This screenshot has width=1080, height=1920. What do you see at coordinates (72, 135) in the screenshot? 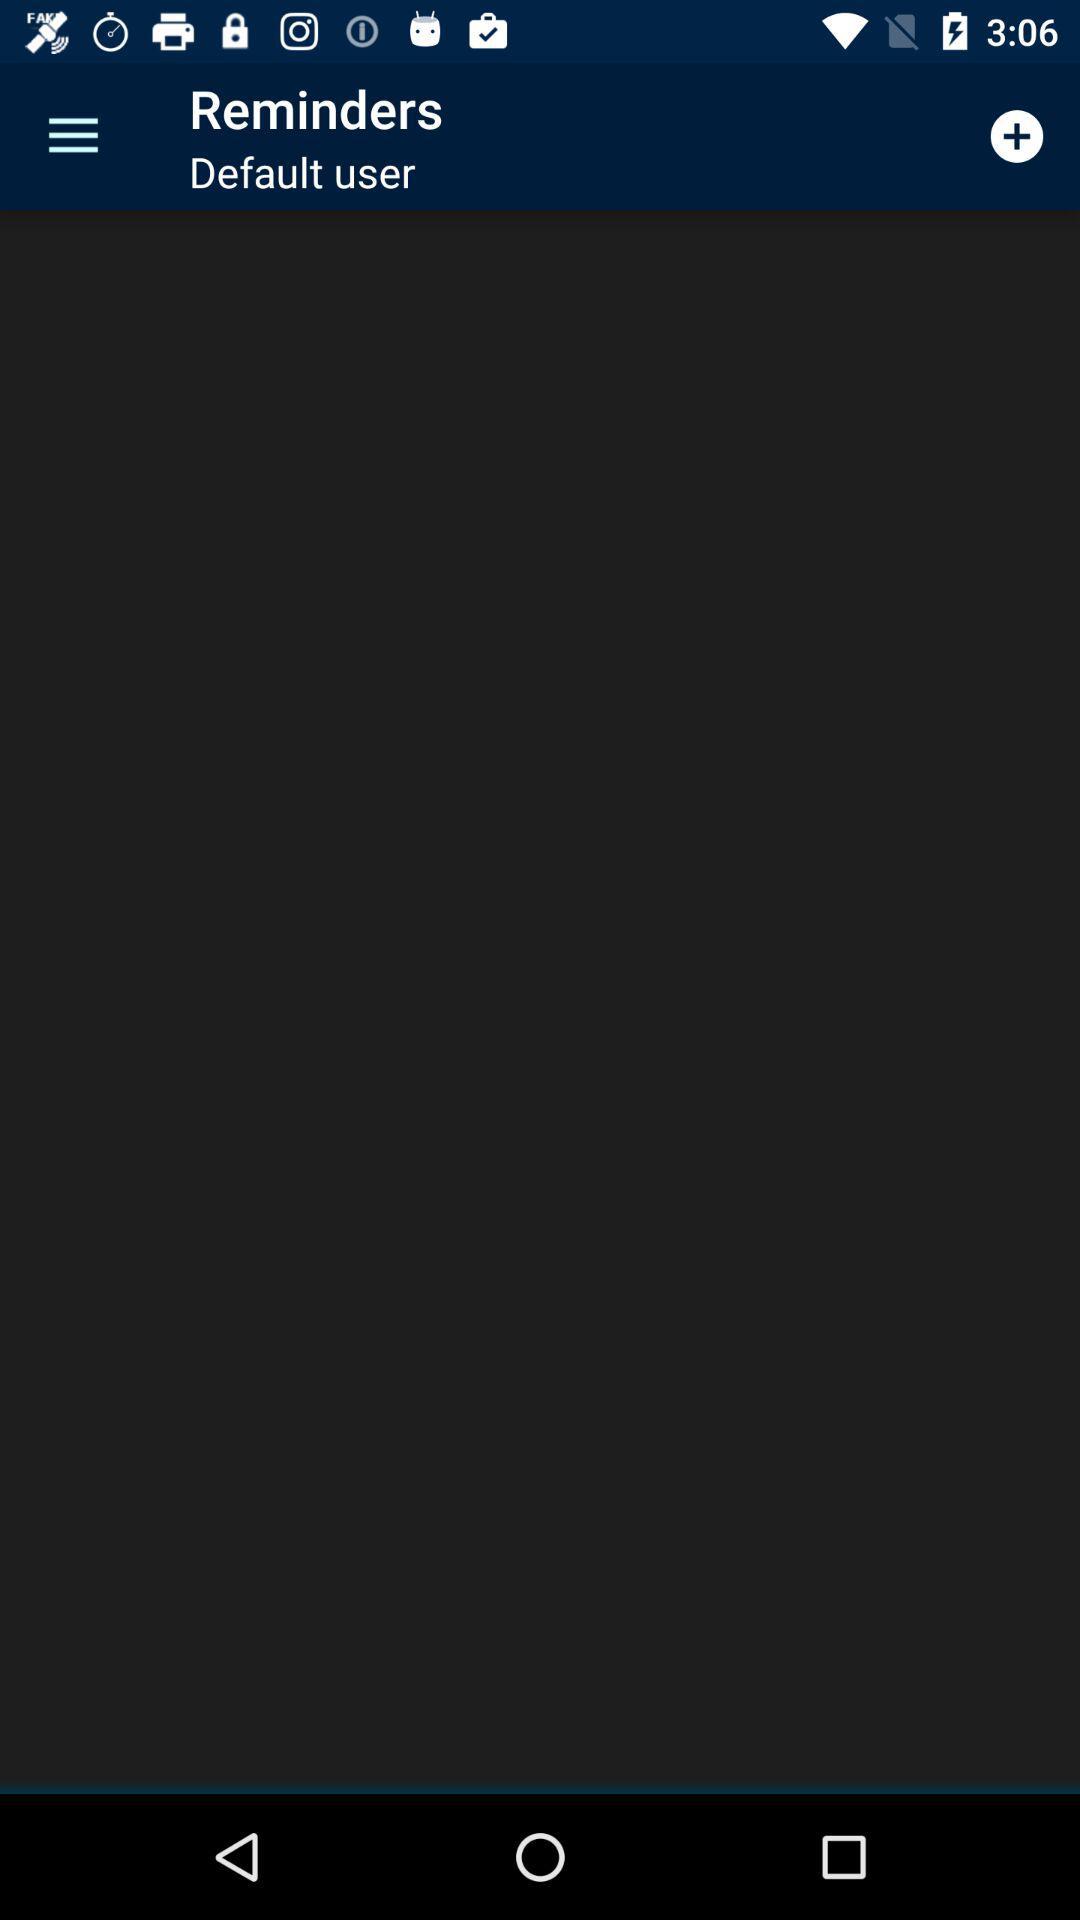
I see `item to the left of reminders item` at bounding box center [72, 135].